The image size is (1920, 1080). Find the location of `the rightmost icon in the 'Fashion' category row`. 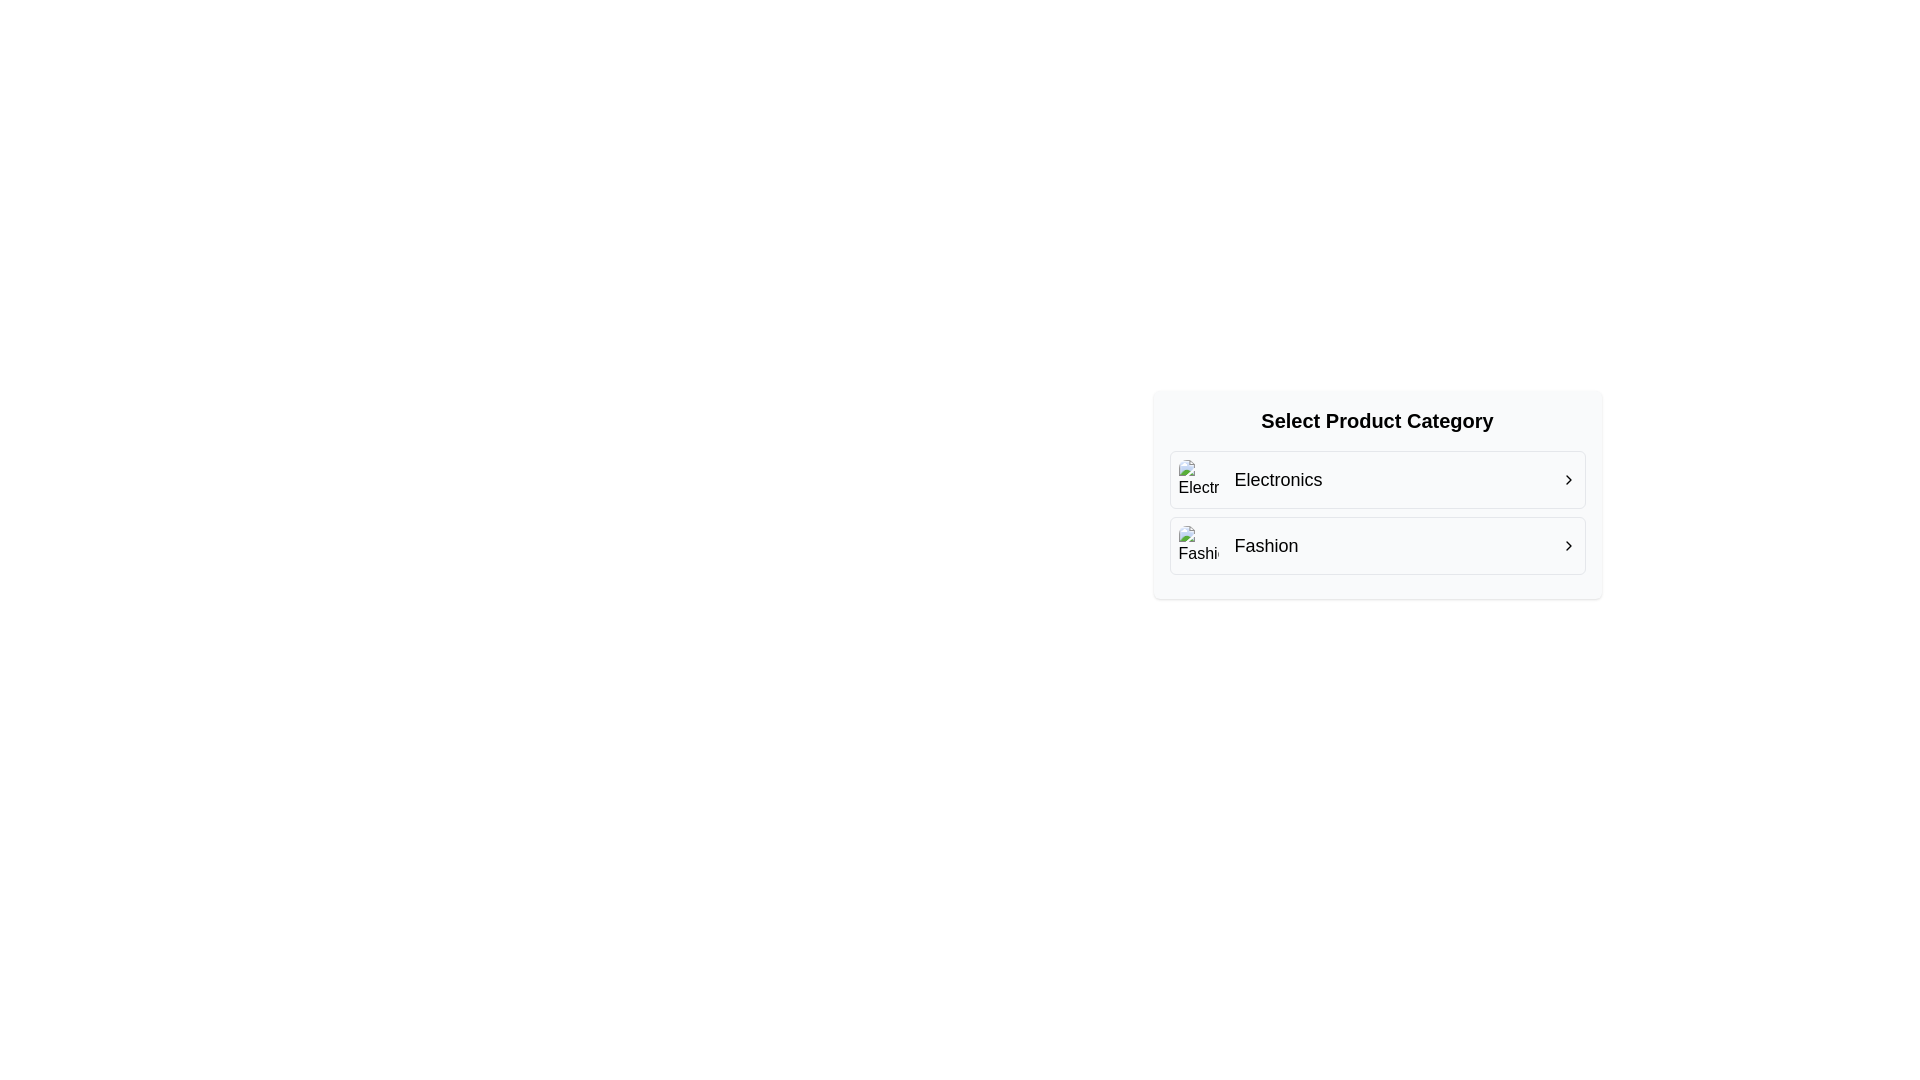

the rightmost icon in the 'Fashion' category row is located at coordinates (1567, 546).